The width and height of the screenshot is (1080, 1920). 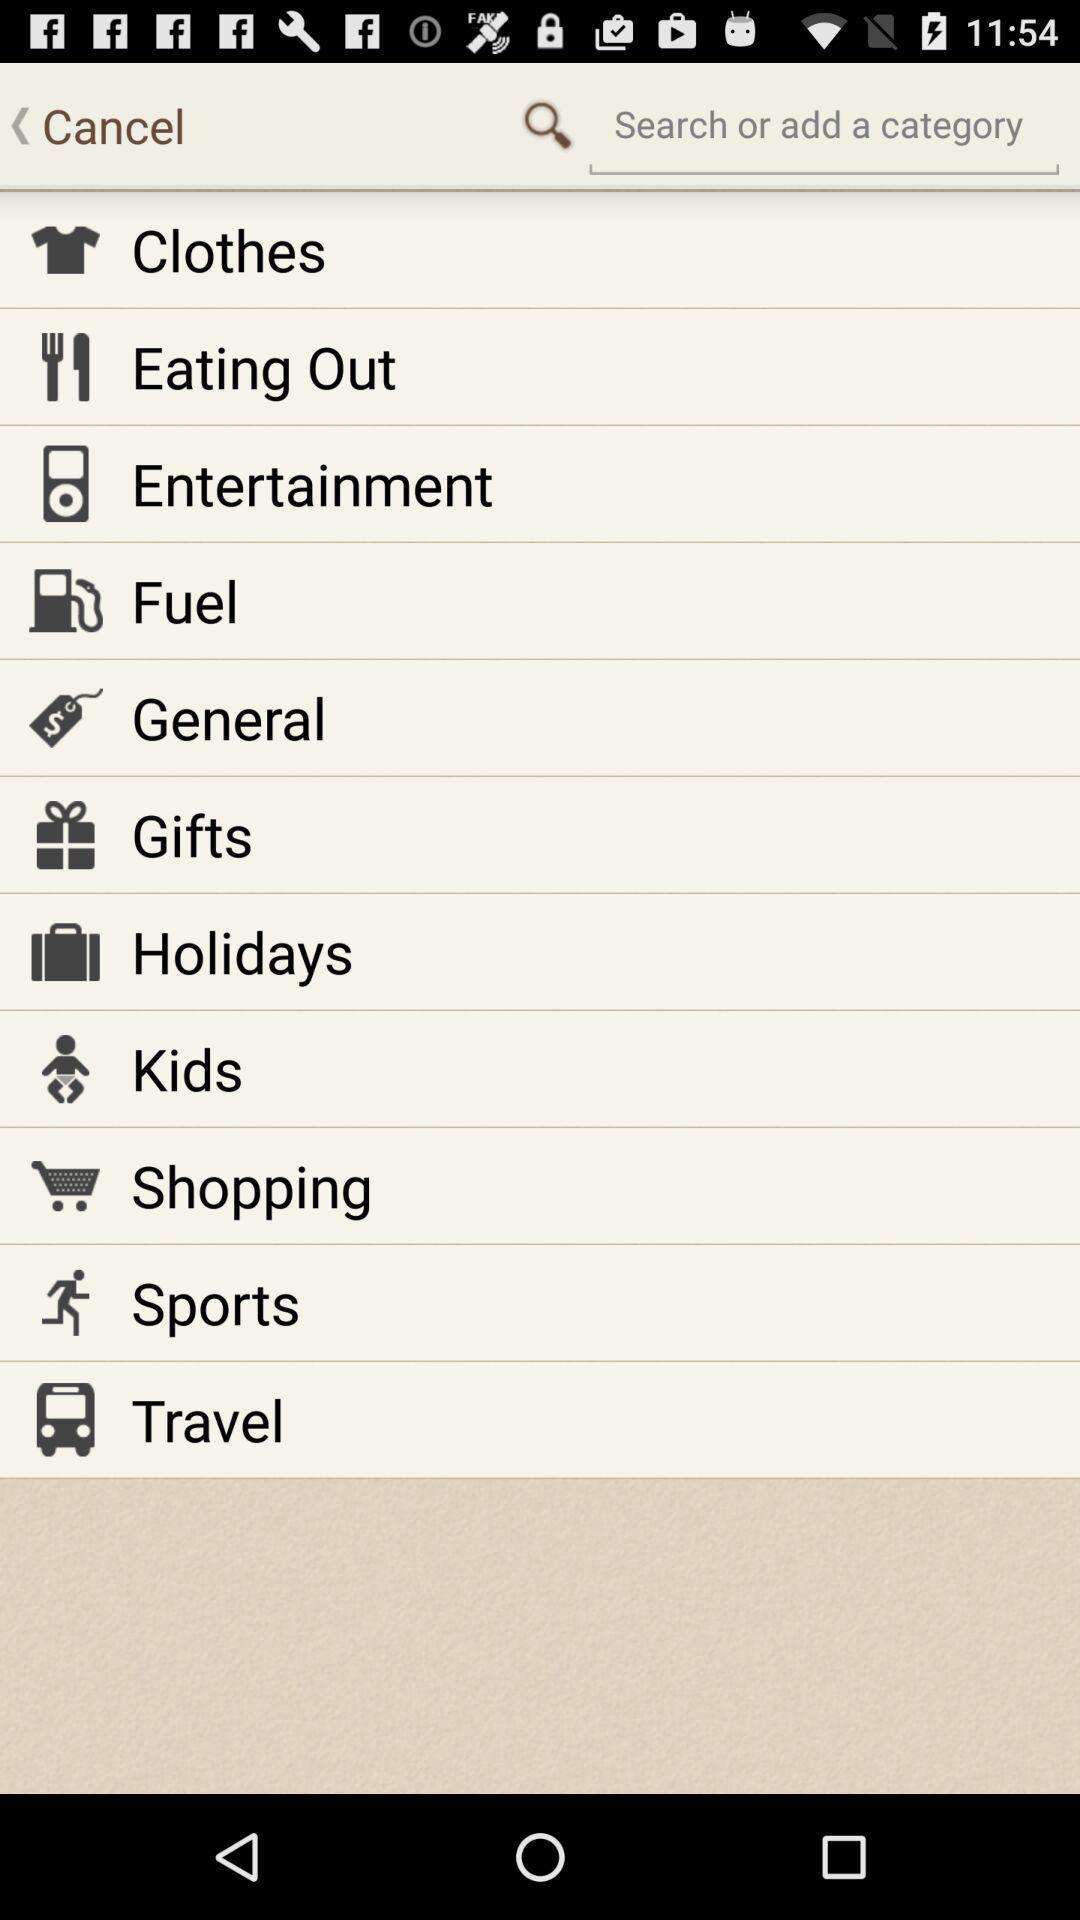 I want to click on the app above the shopping item, so click(x=187, y=1067).